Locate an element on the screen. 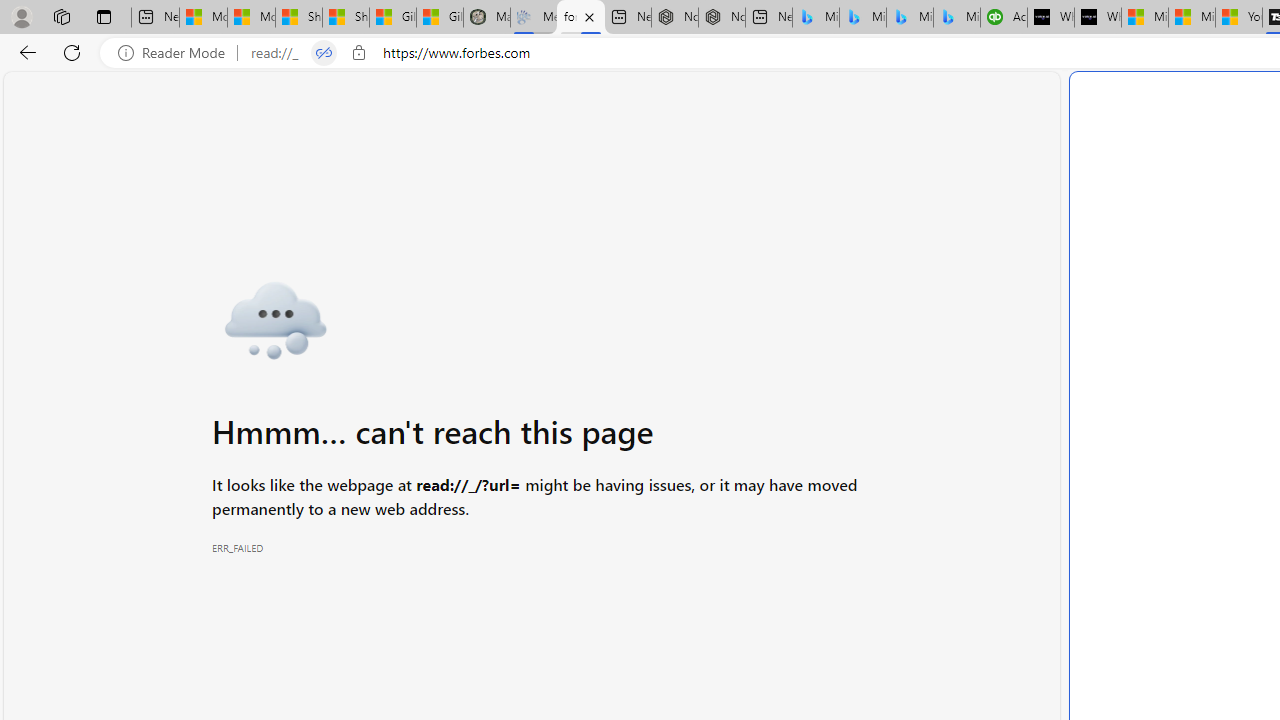 This screenshot has height=720, width=1280. 'Manatee Mortality Statistics | FWC' is located at coordinates (486, 17).